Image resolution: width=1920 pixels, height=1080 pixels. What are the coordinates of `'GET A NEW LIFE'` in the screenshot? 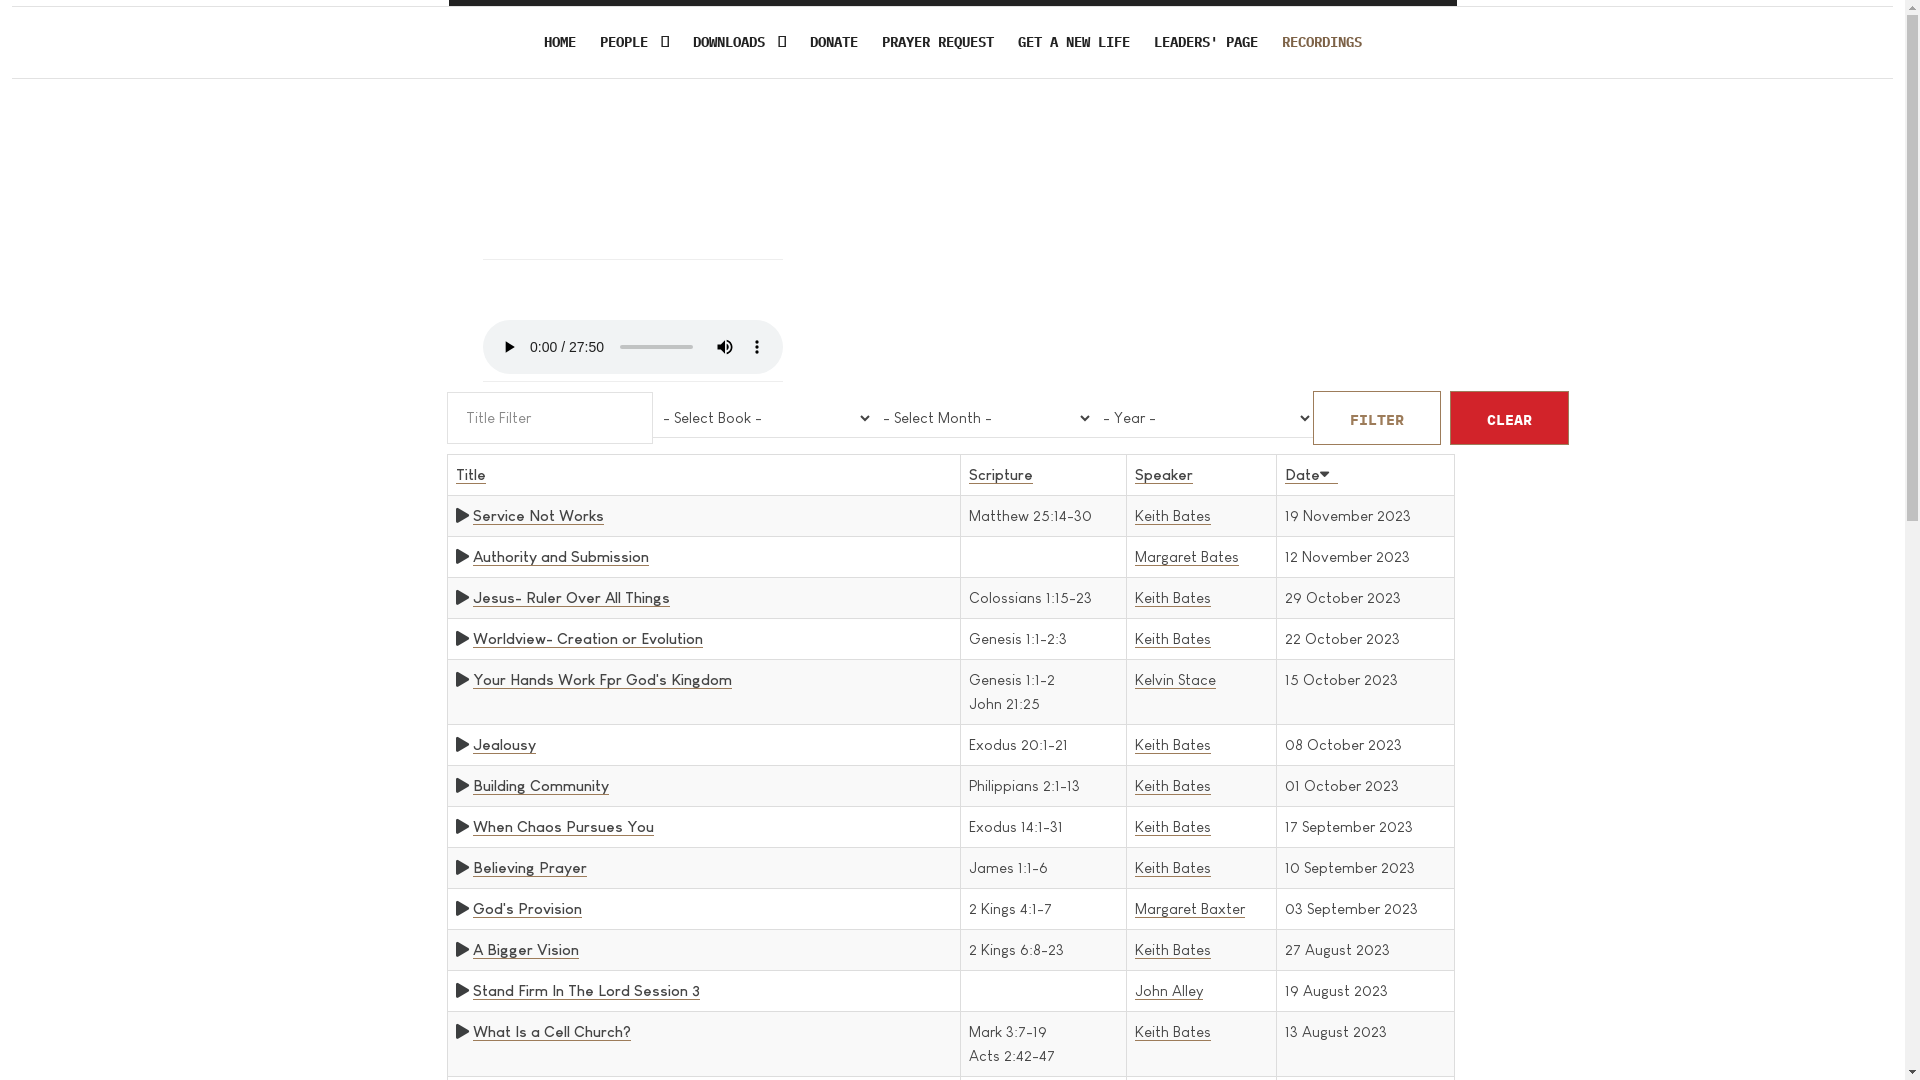 It's located at (1073, 42).